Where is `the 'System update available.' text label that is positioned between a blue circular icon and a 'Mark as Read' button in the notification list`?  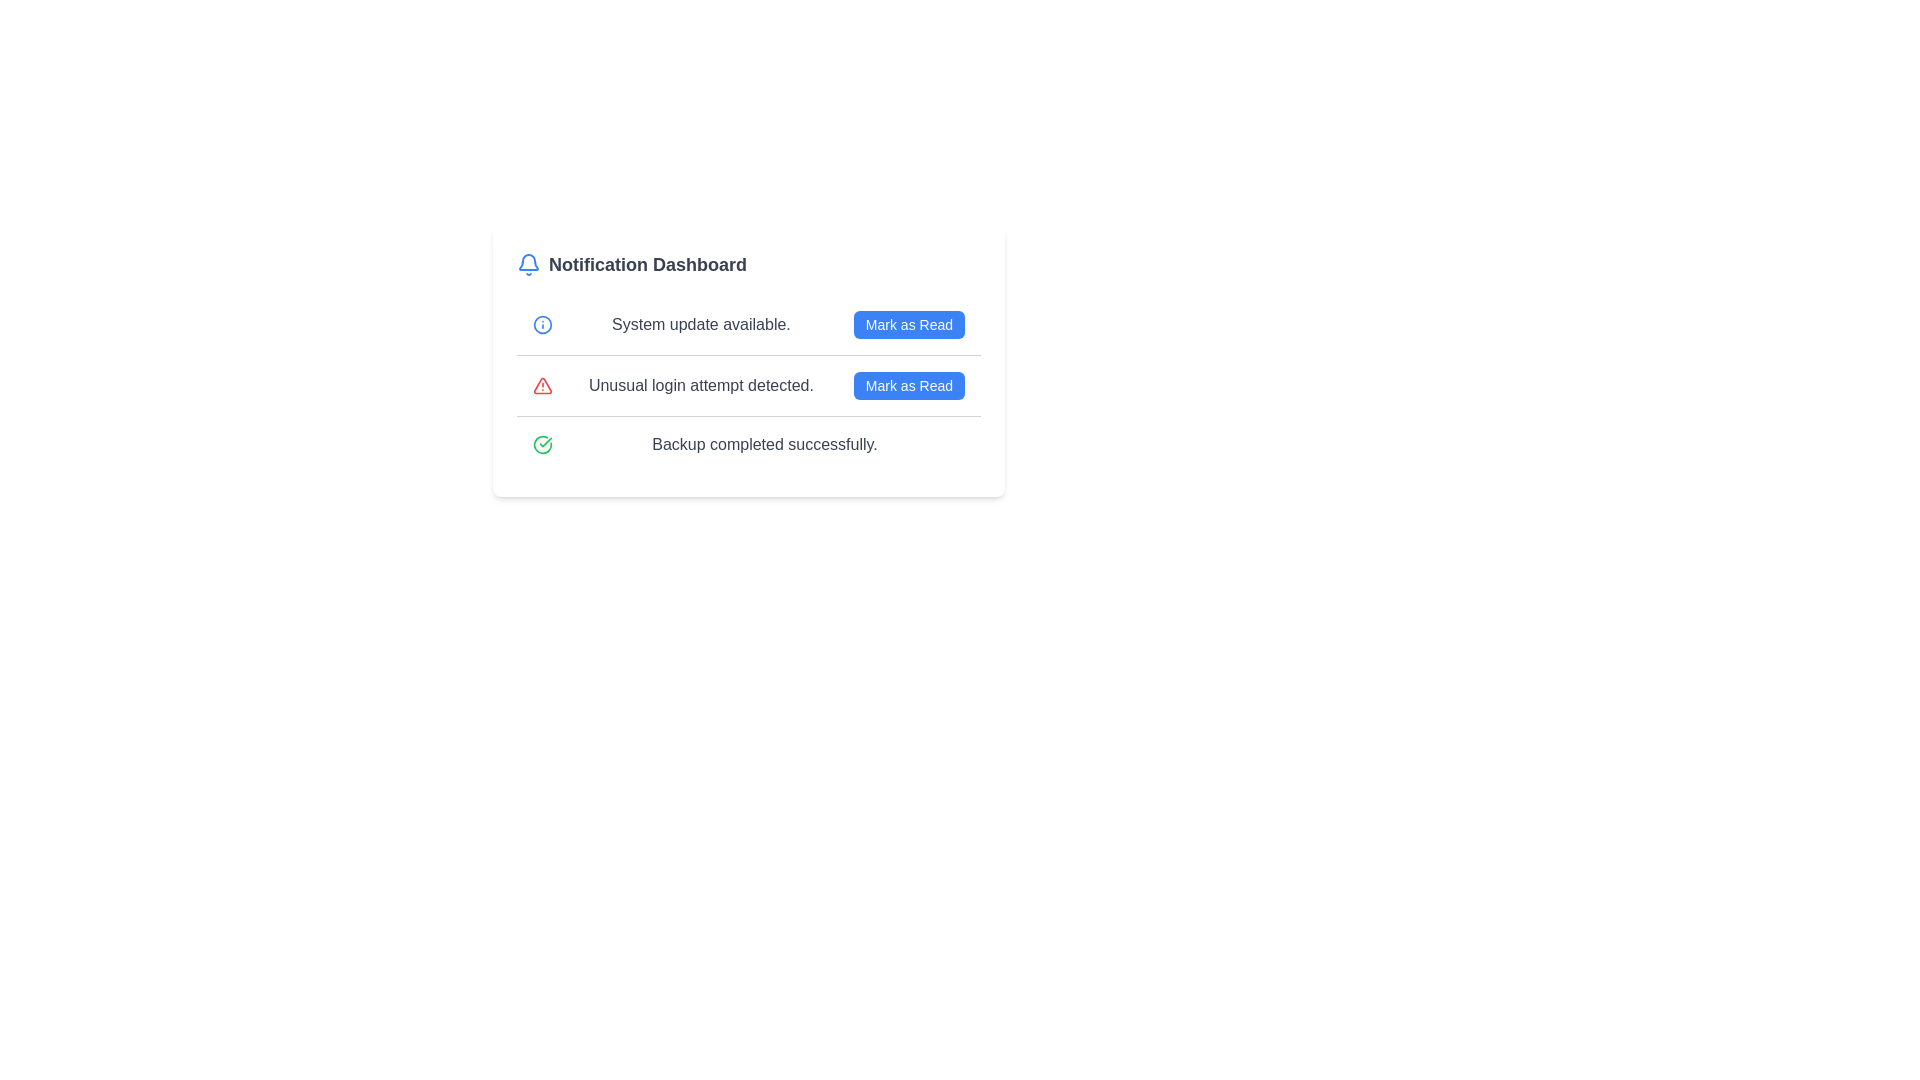 the 'System update available.' text label that is positioned between a blue circular icon and a 'Mark as Read' button in the notification list is located at coordinates (701, 323).